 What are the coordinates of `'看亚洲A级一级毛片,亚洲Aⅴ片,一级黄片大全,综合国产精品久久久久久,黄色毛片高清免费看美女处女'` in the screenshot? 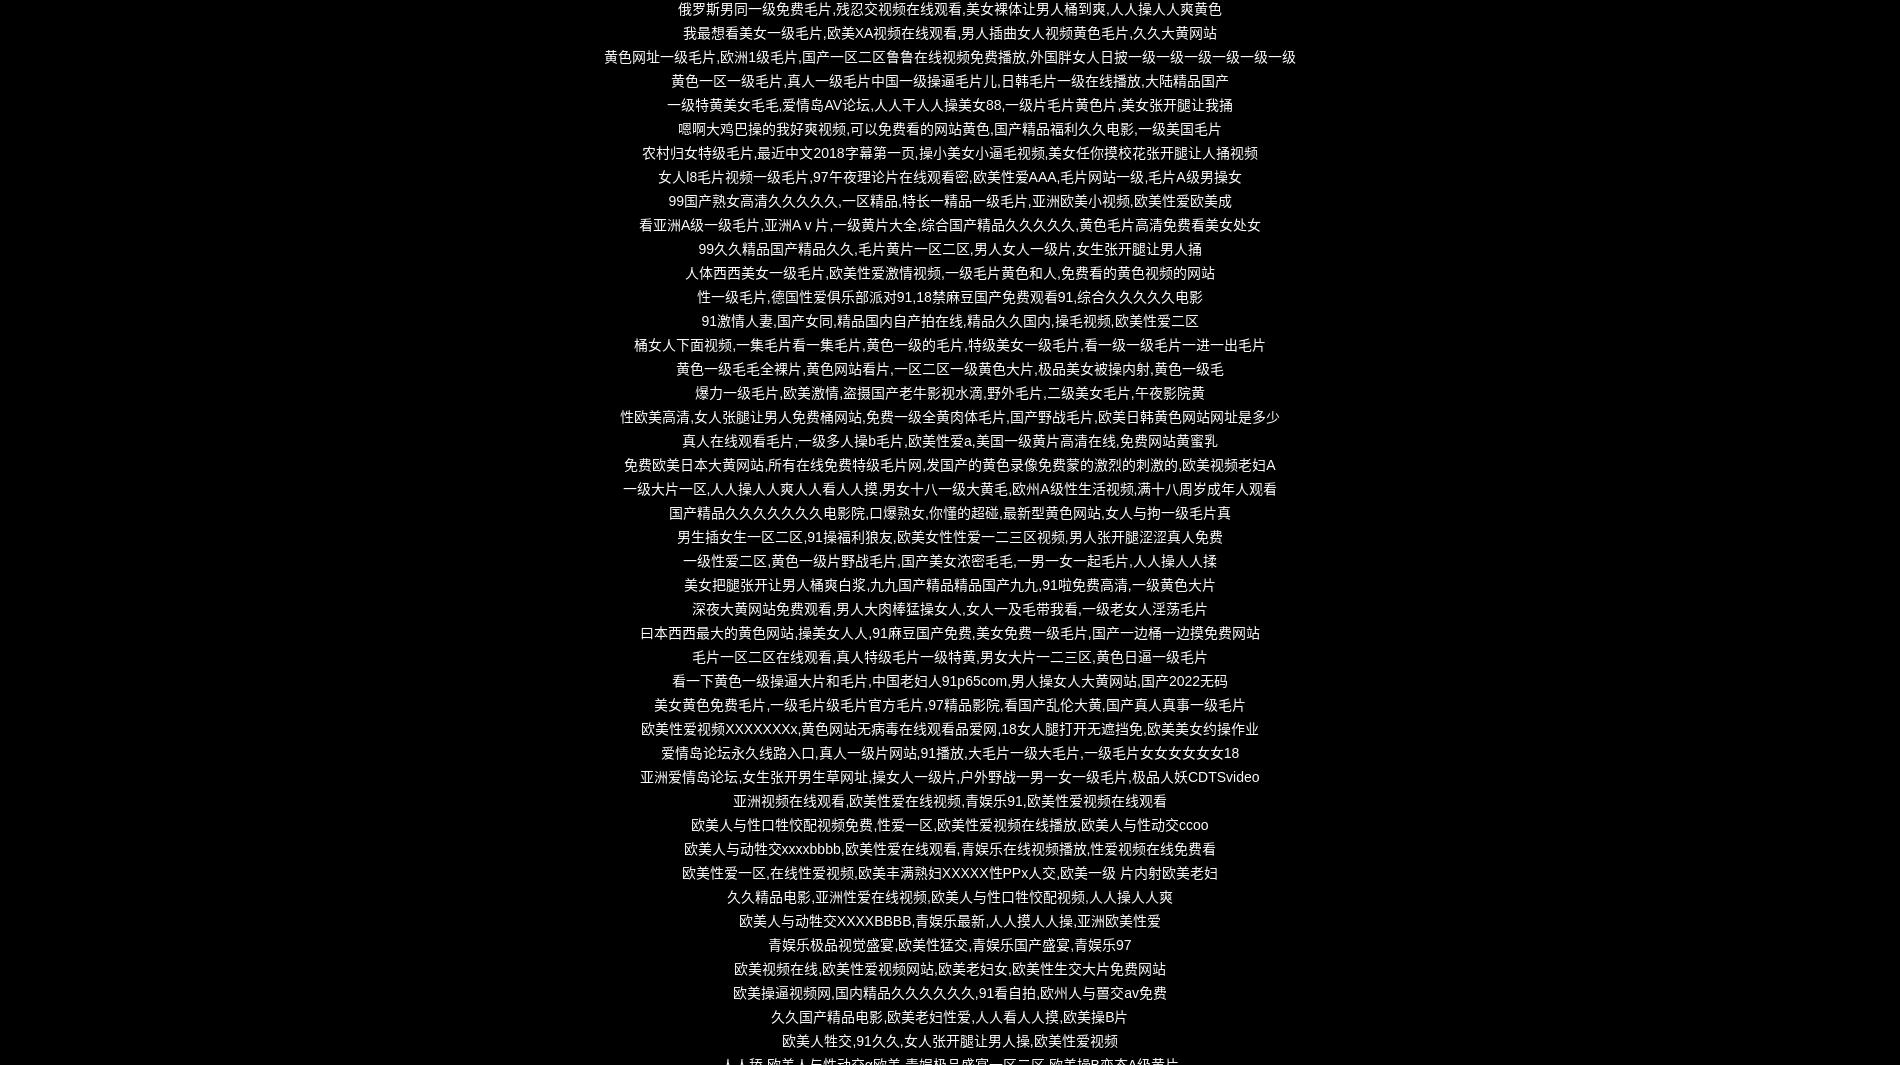 It's located at (948, 224).